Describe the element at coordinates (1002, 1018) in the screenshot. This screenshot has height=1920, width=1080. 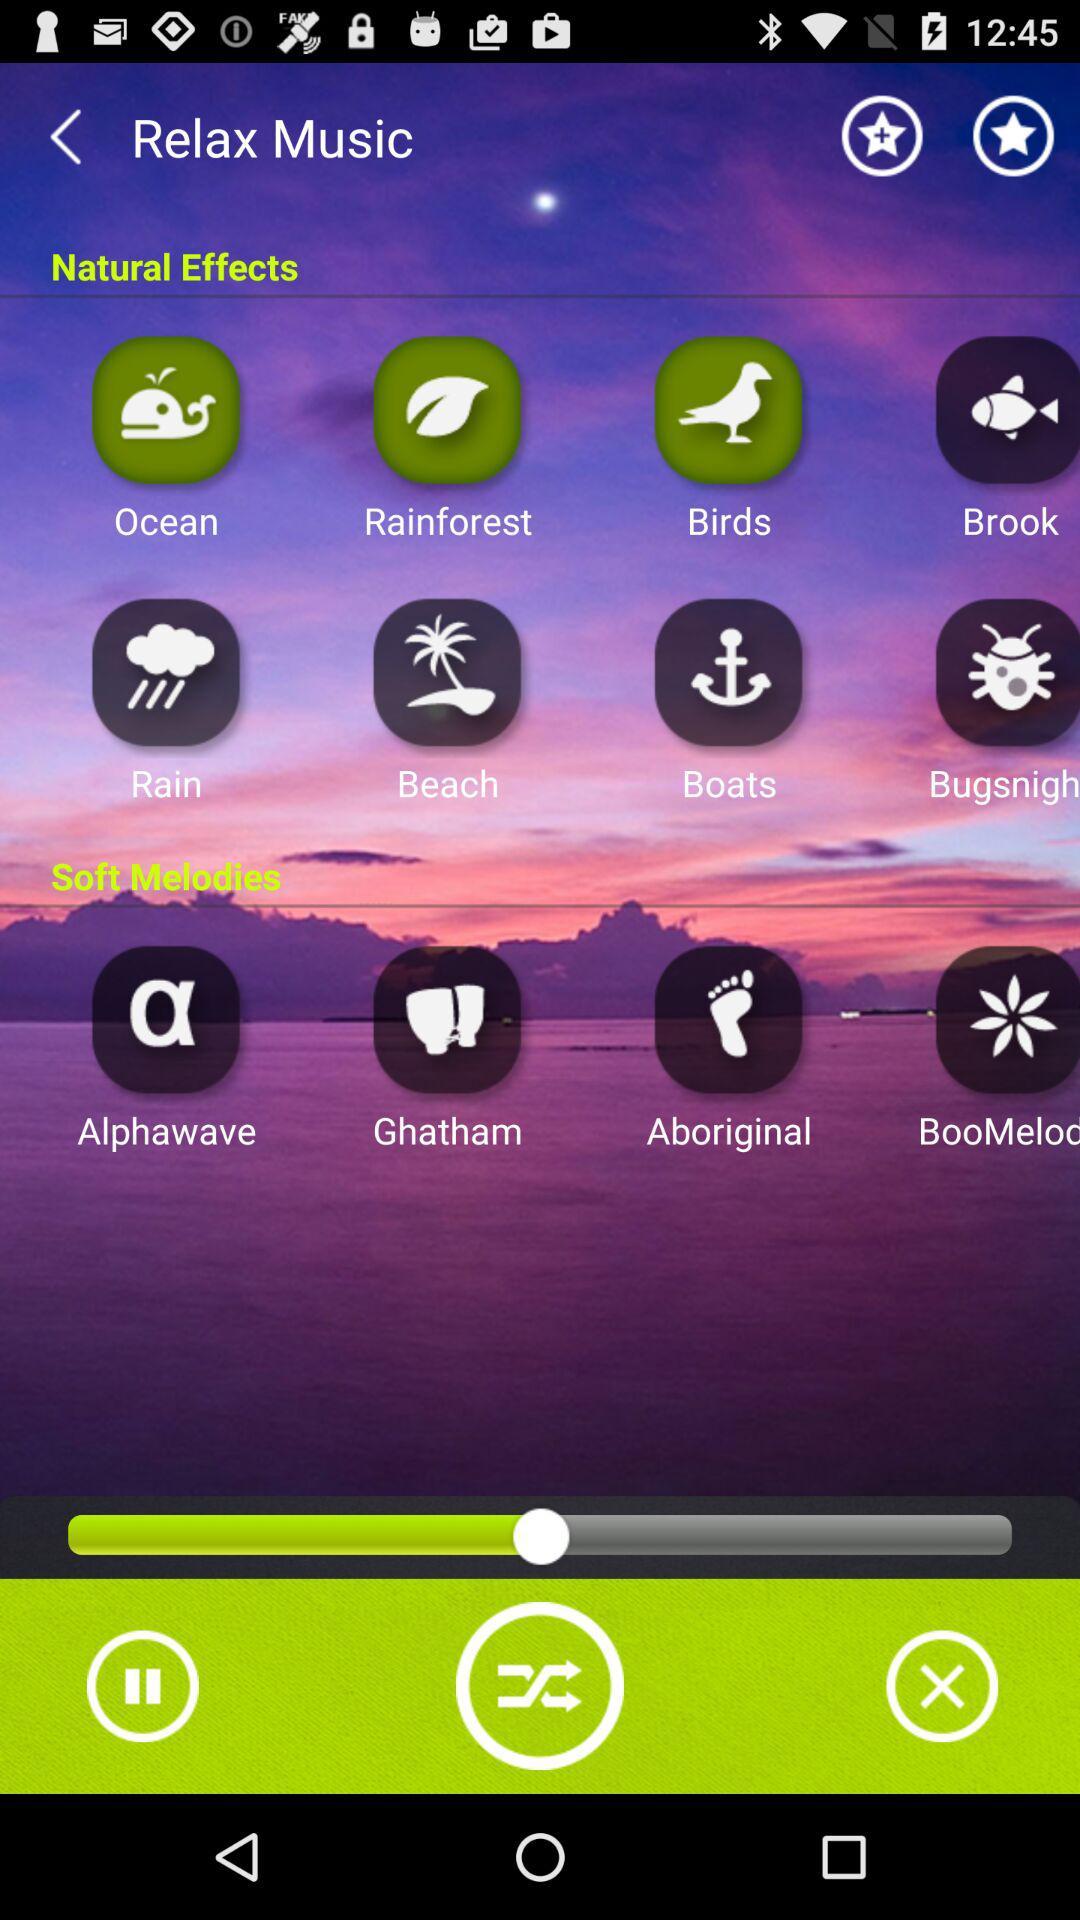
I see `the boomeload button` at that location.